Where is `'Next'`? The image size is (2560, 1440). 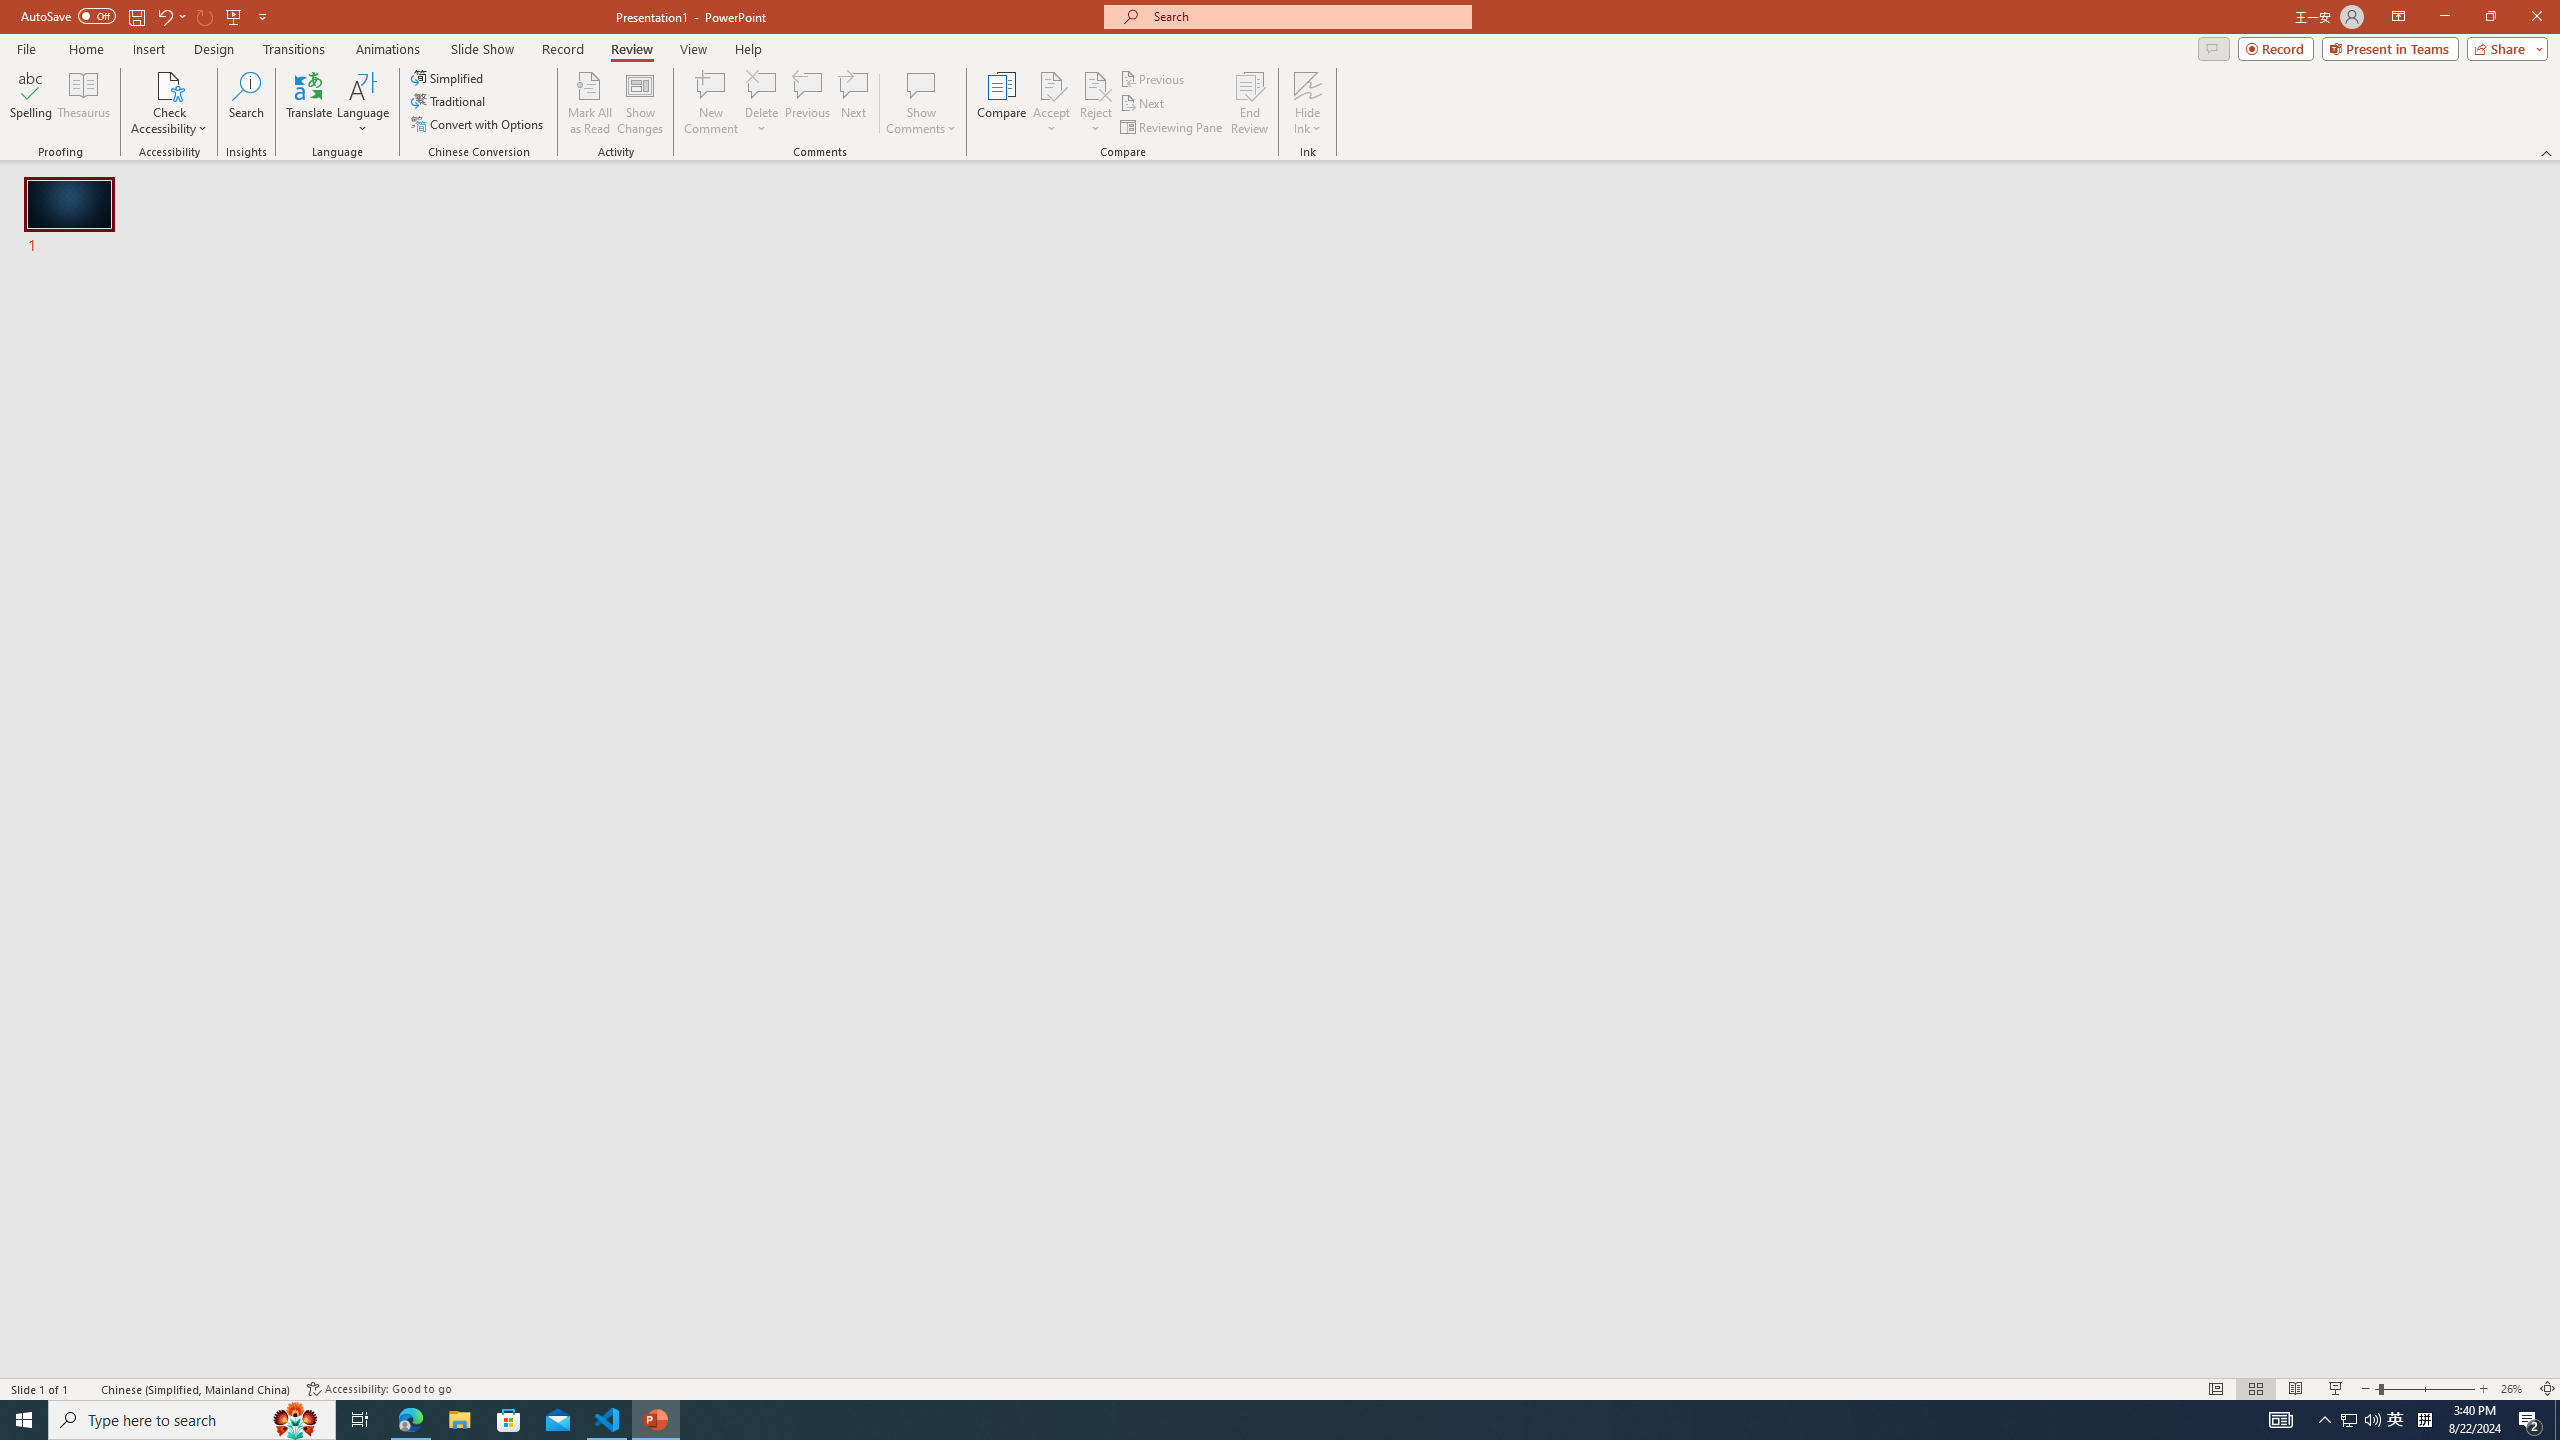 'Next' is located at coordinates (1142, 103).